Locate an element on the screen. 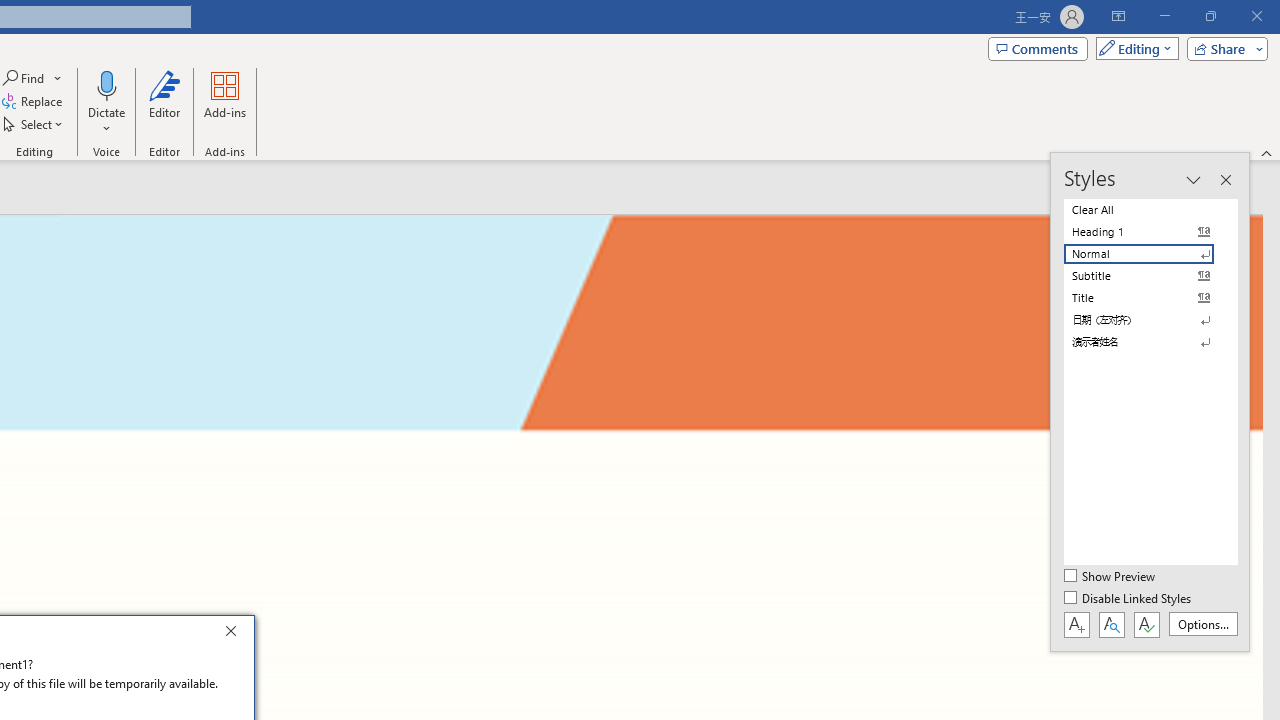 The height and width of the screenshot is (720, 1280). 'Minimize' is located at coordinates (1164, 16).